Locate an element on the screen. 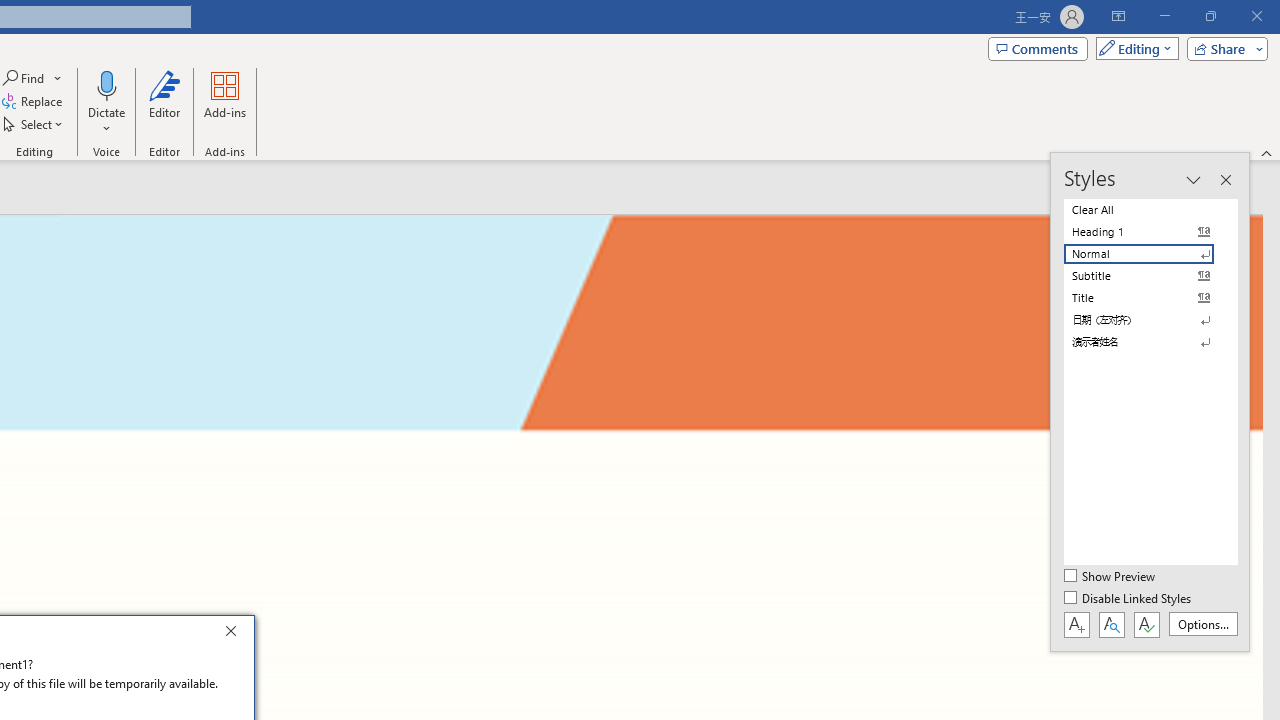 The height and width of the screenshot is (720, 1280). 'Minimize' is located at coordinates (1164, 16).